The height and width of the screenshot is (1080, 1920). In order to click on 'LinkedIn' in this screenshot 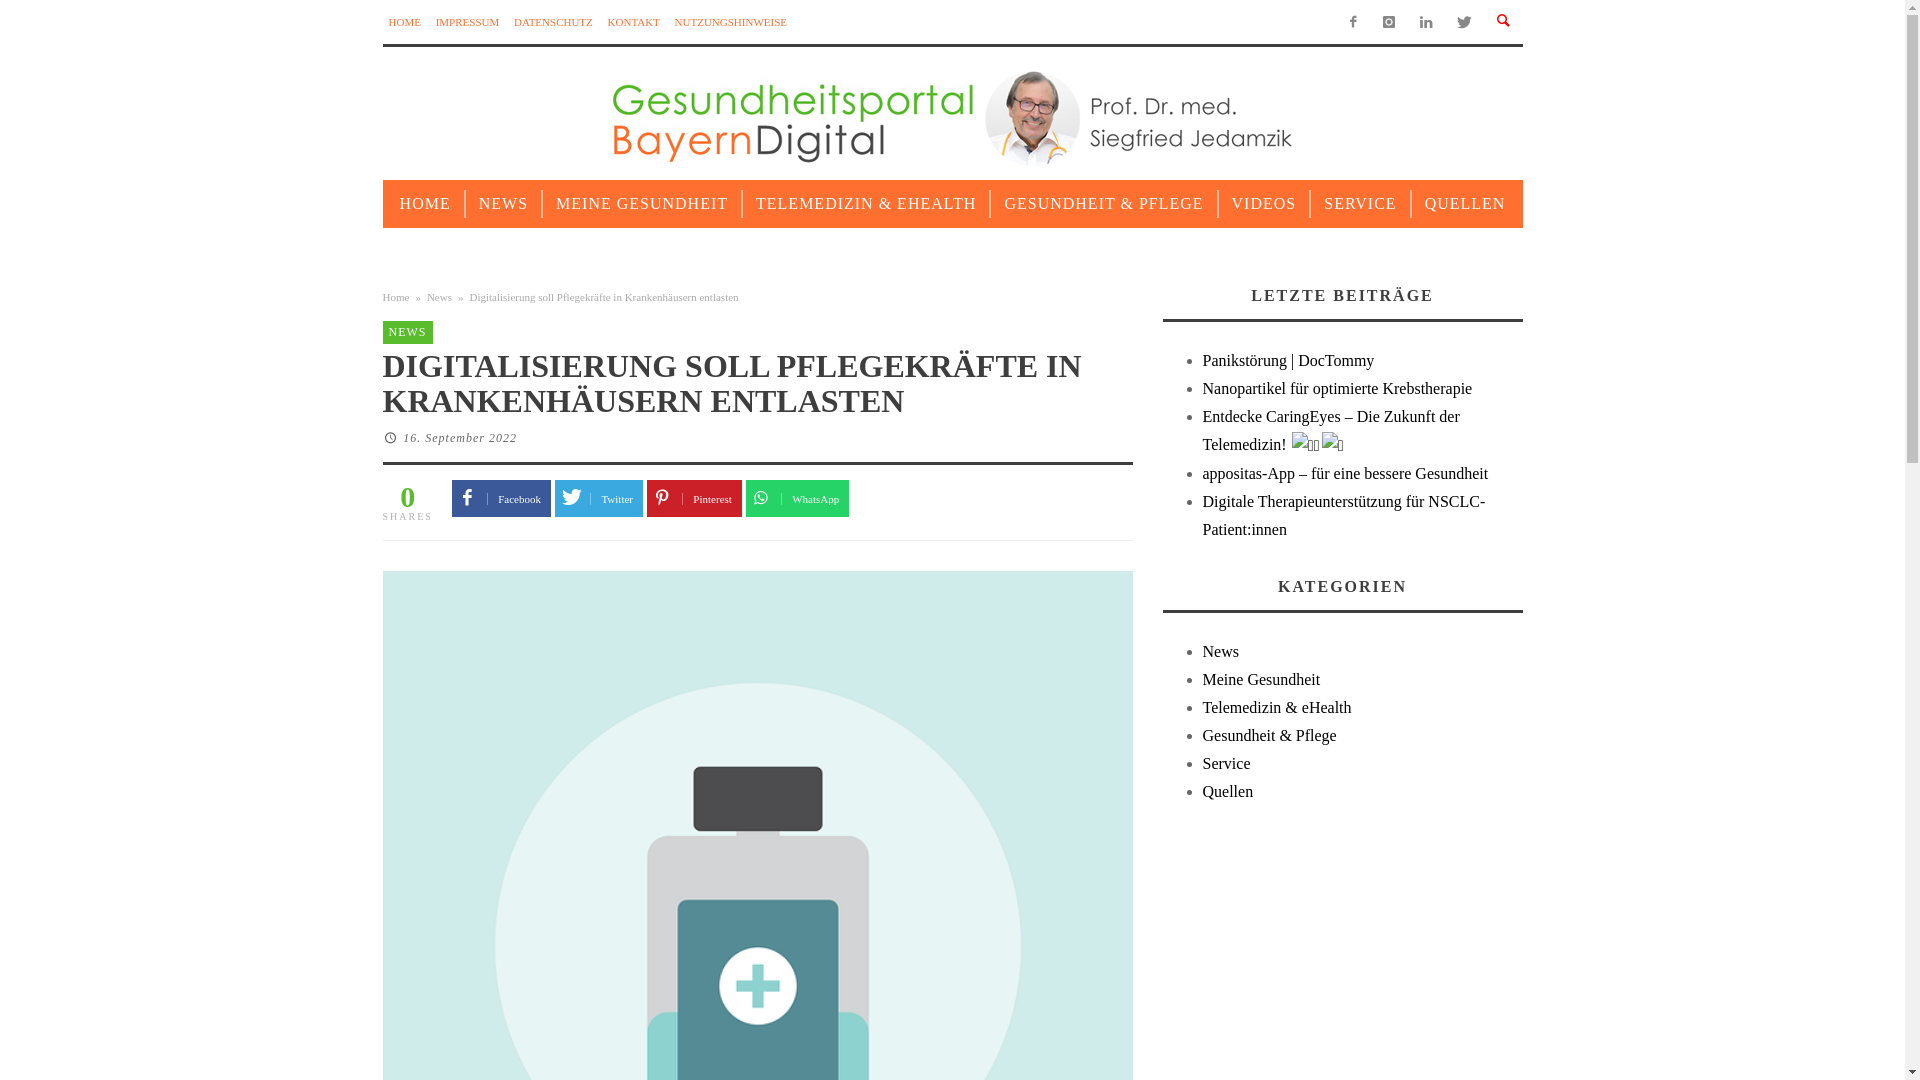, I will do `click(1425, 22)`.